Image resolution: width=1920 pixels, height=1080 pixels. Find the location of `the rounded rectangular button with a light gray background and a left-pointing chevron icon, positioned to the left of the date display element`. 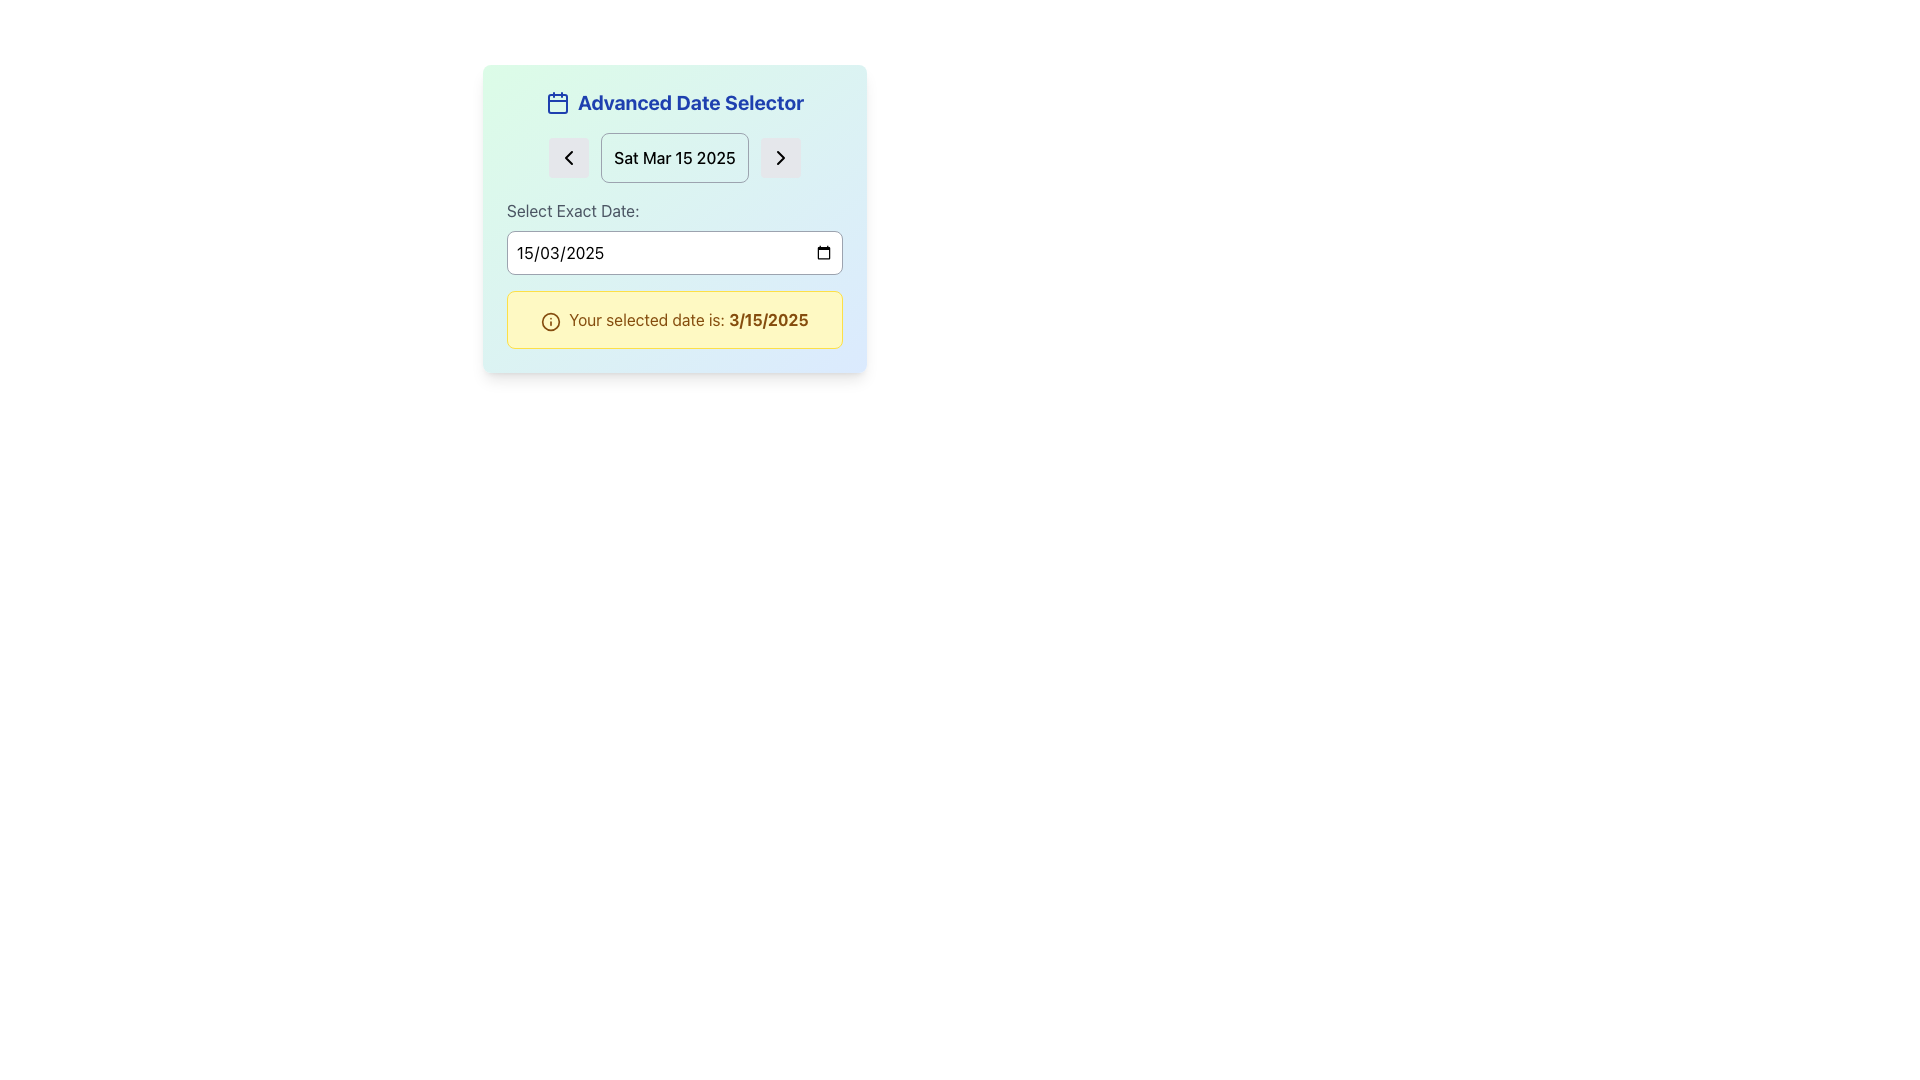

the rounded rectangular button with a light gray background and a left-pointing chevron icon, positioned to the left of the date display element is located at coordinates (568, 157).